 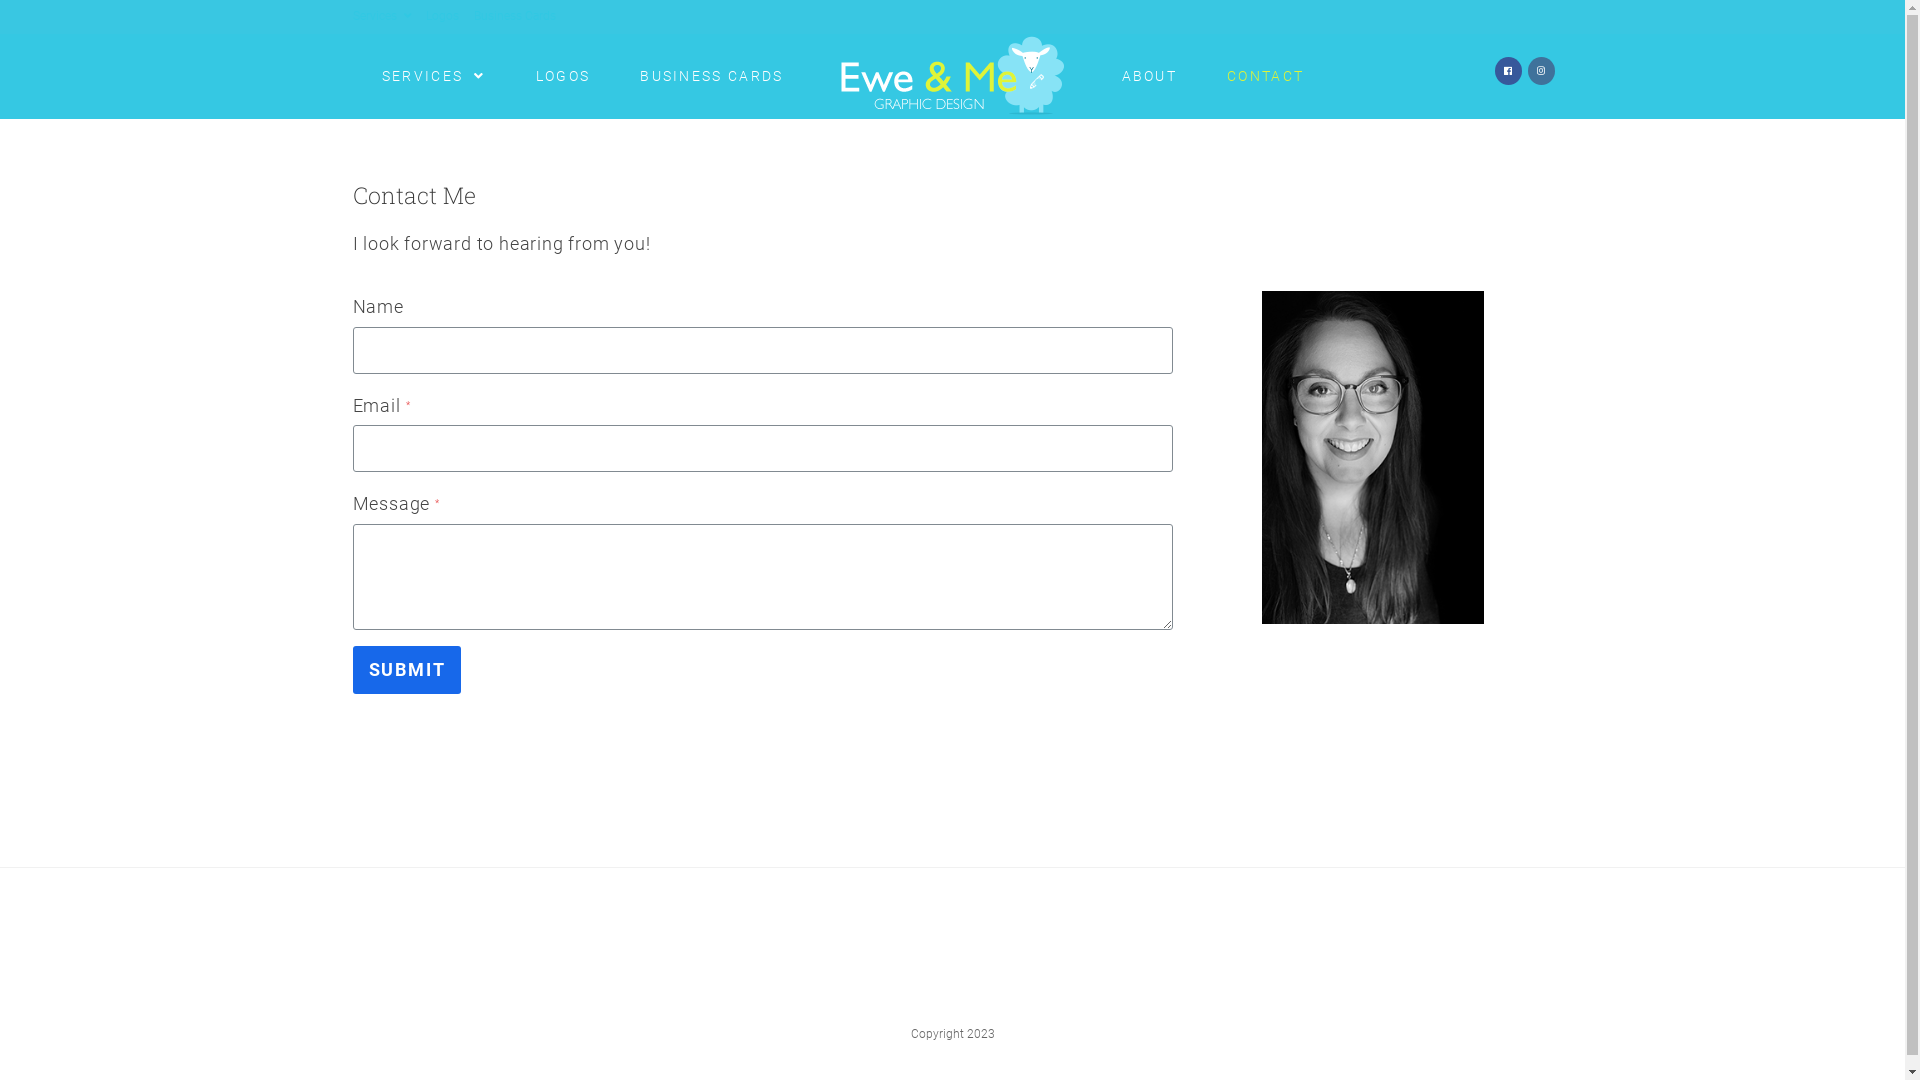 What do you see at coordinates (356, 75) in the screenshot?
I see `'SERVICES'` at bounding box center [356, 75].